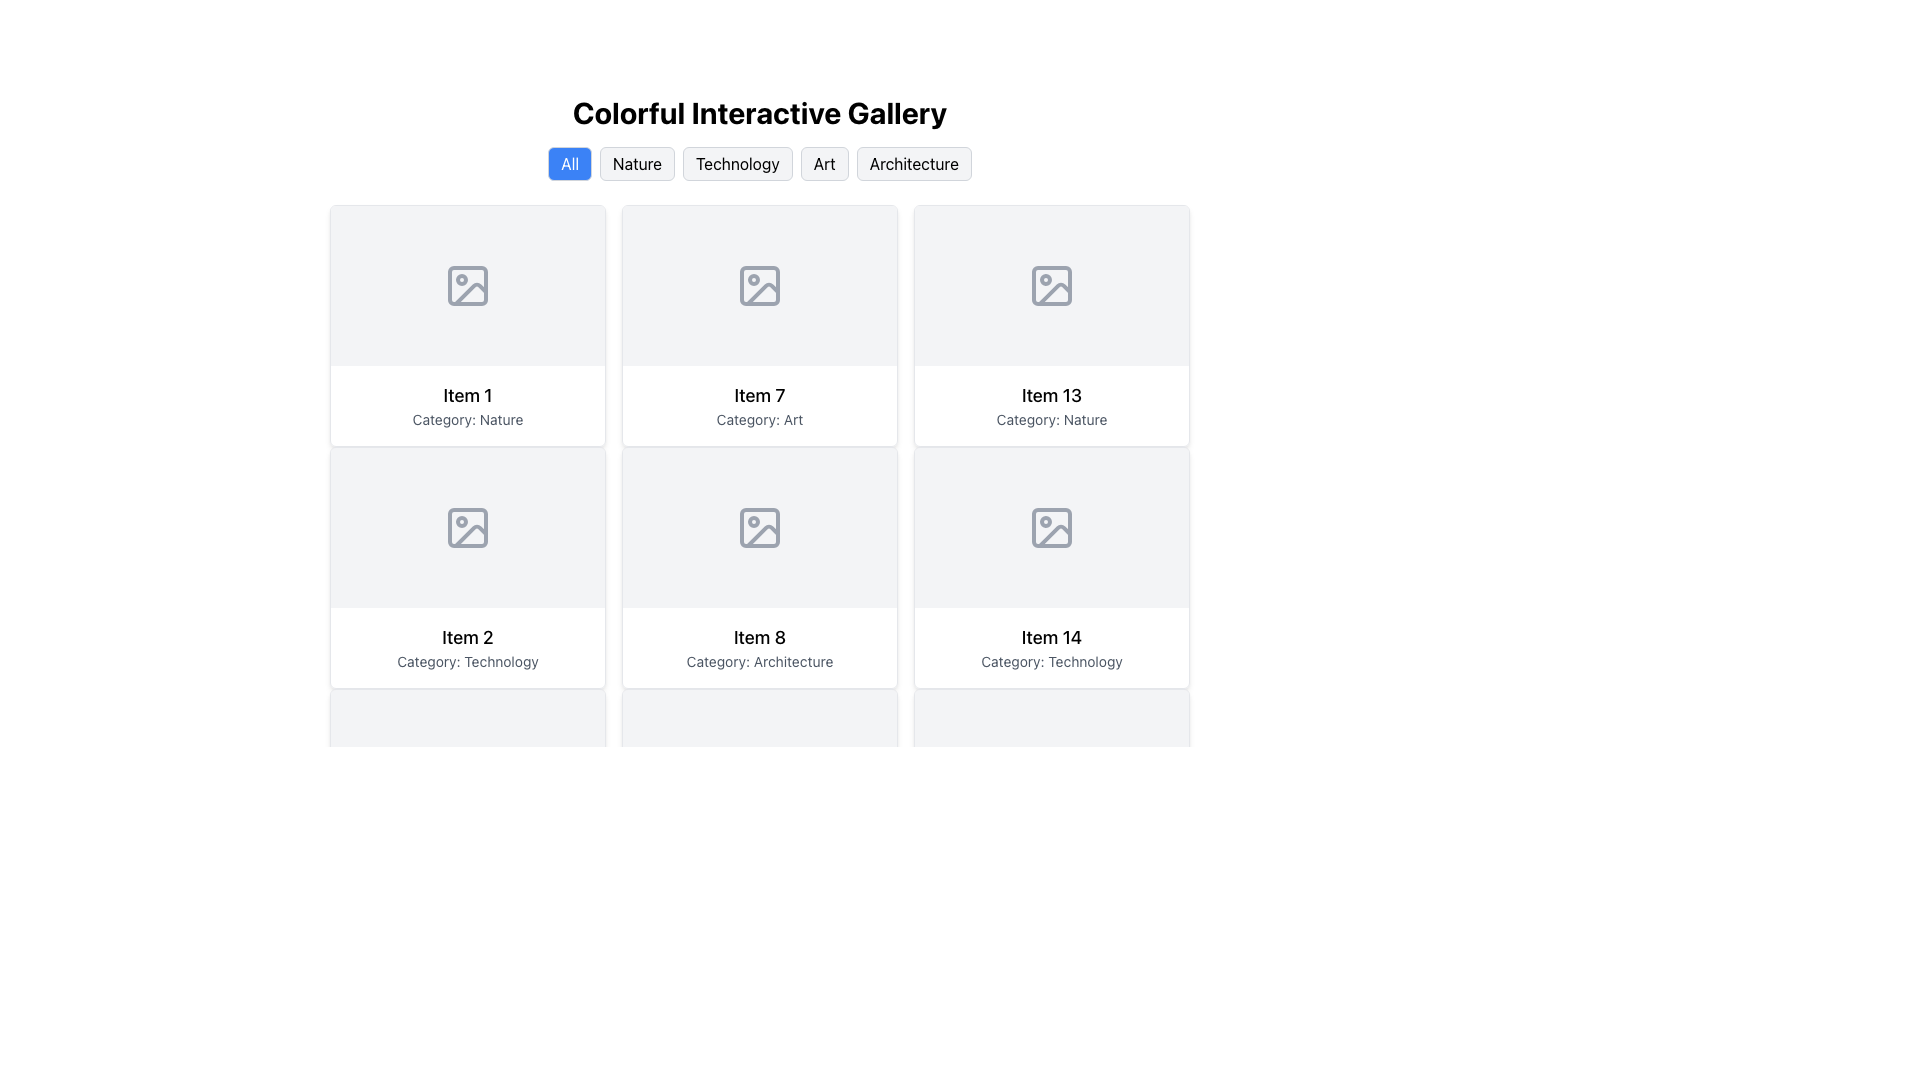 Image resolution: width=1920 pixels, height=1080 pixels. What do you see at coordinates (1050, 396) in the screenshot?
I see `the text label displaying 'Item 13' in bold, located within the third column of the third row in a card-like UI component` at bounding box center [1050, 396].